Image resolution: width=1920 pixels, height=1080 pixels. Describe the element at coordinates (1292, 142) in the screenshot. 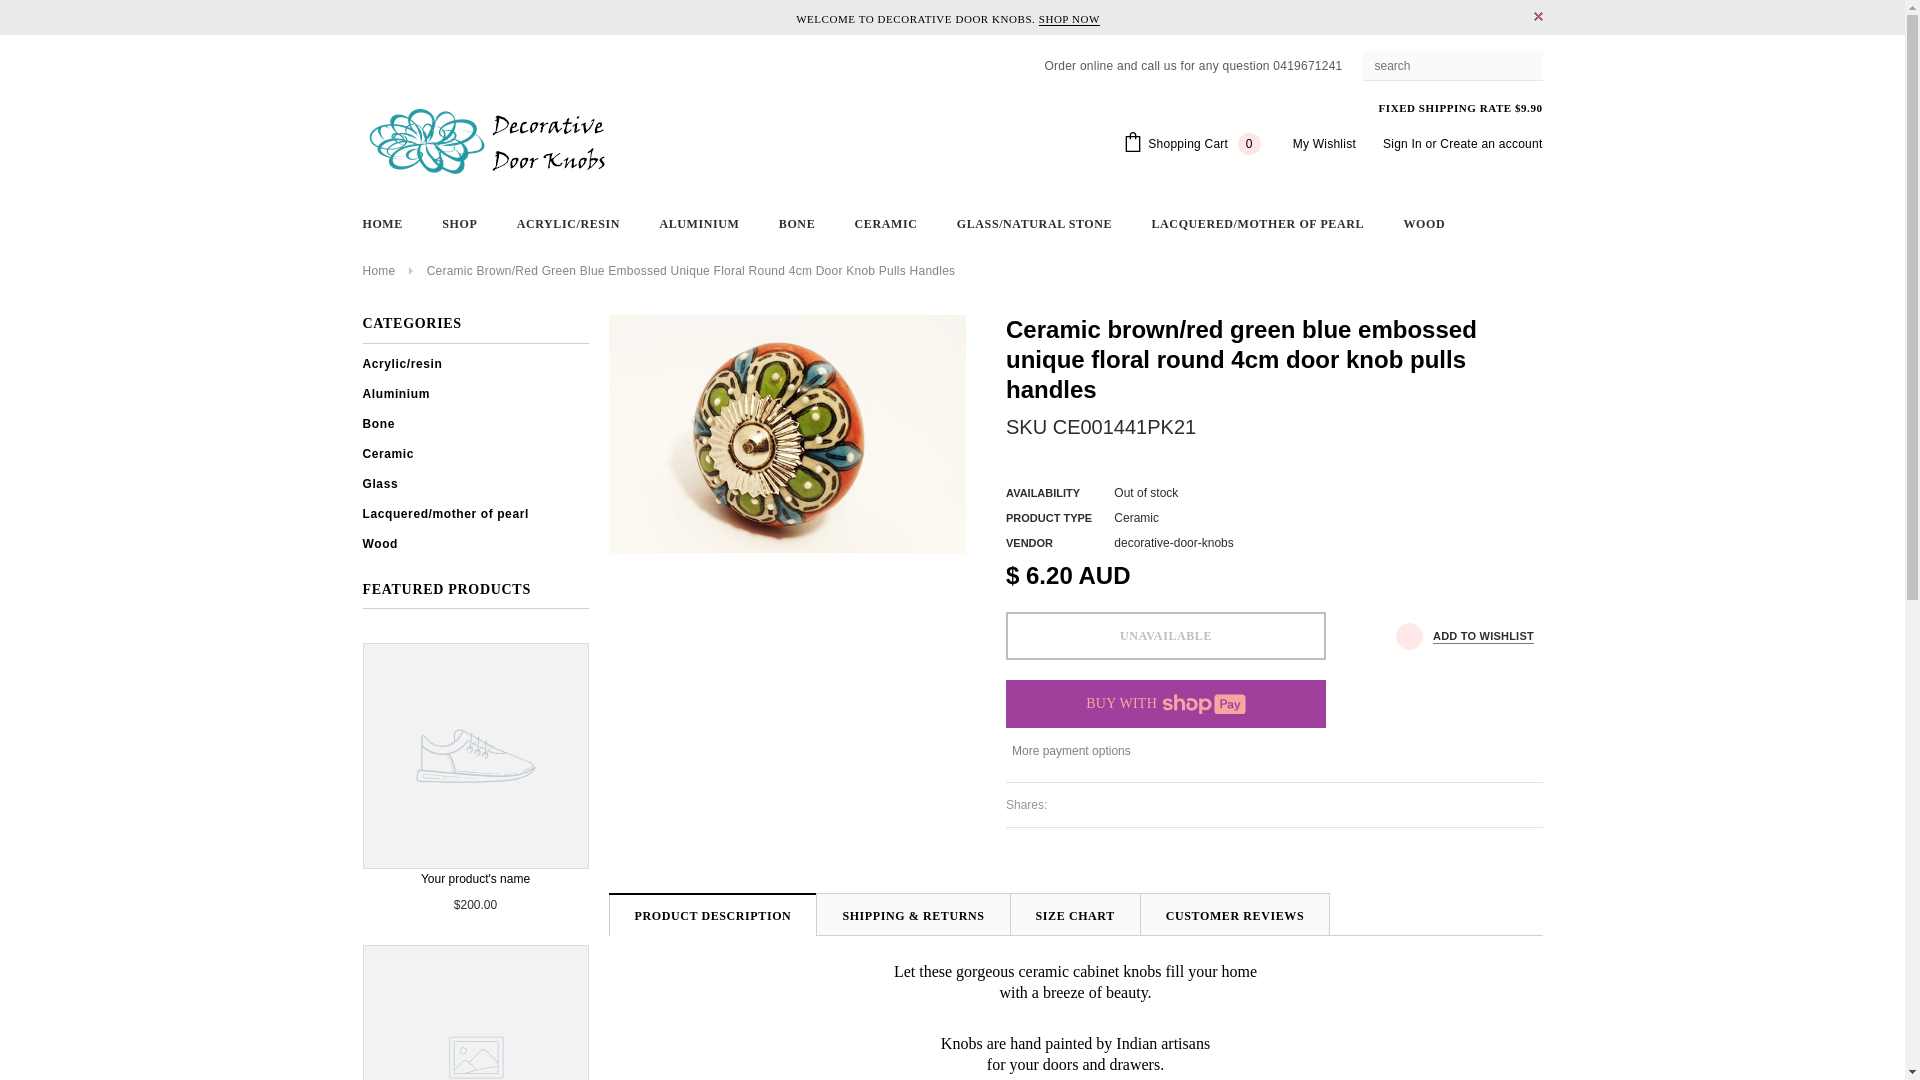

I see `'My Wishlist'` at that location.